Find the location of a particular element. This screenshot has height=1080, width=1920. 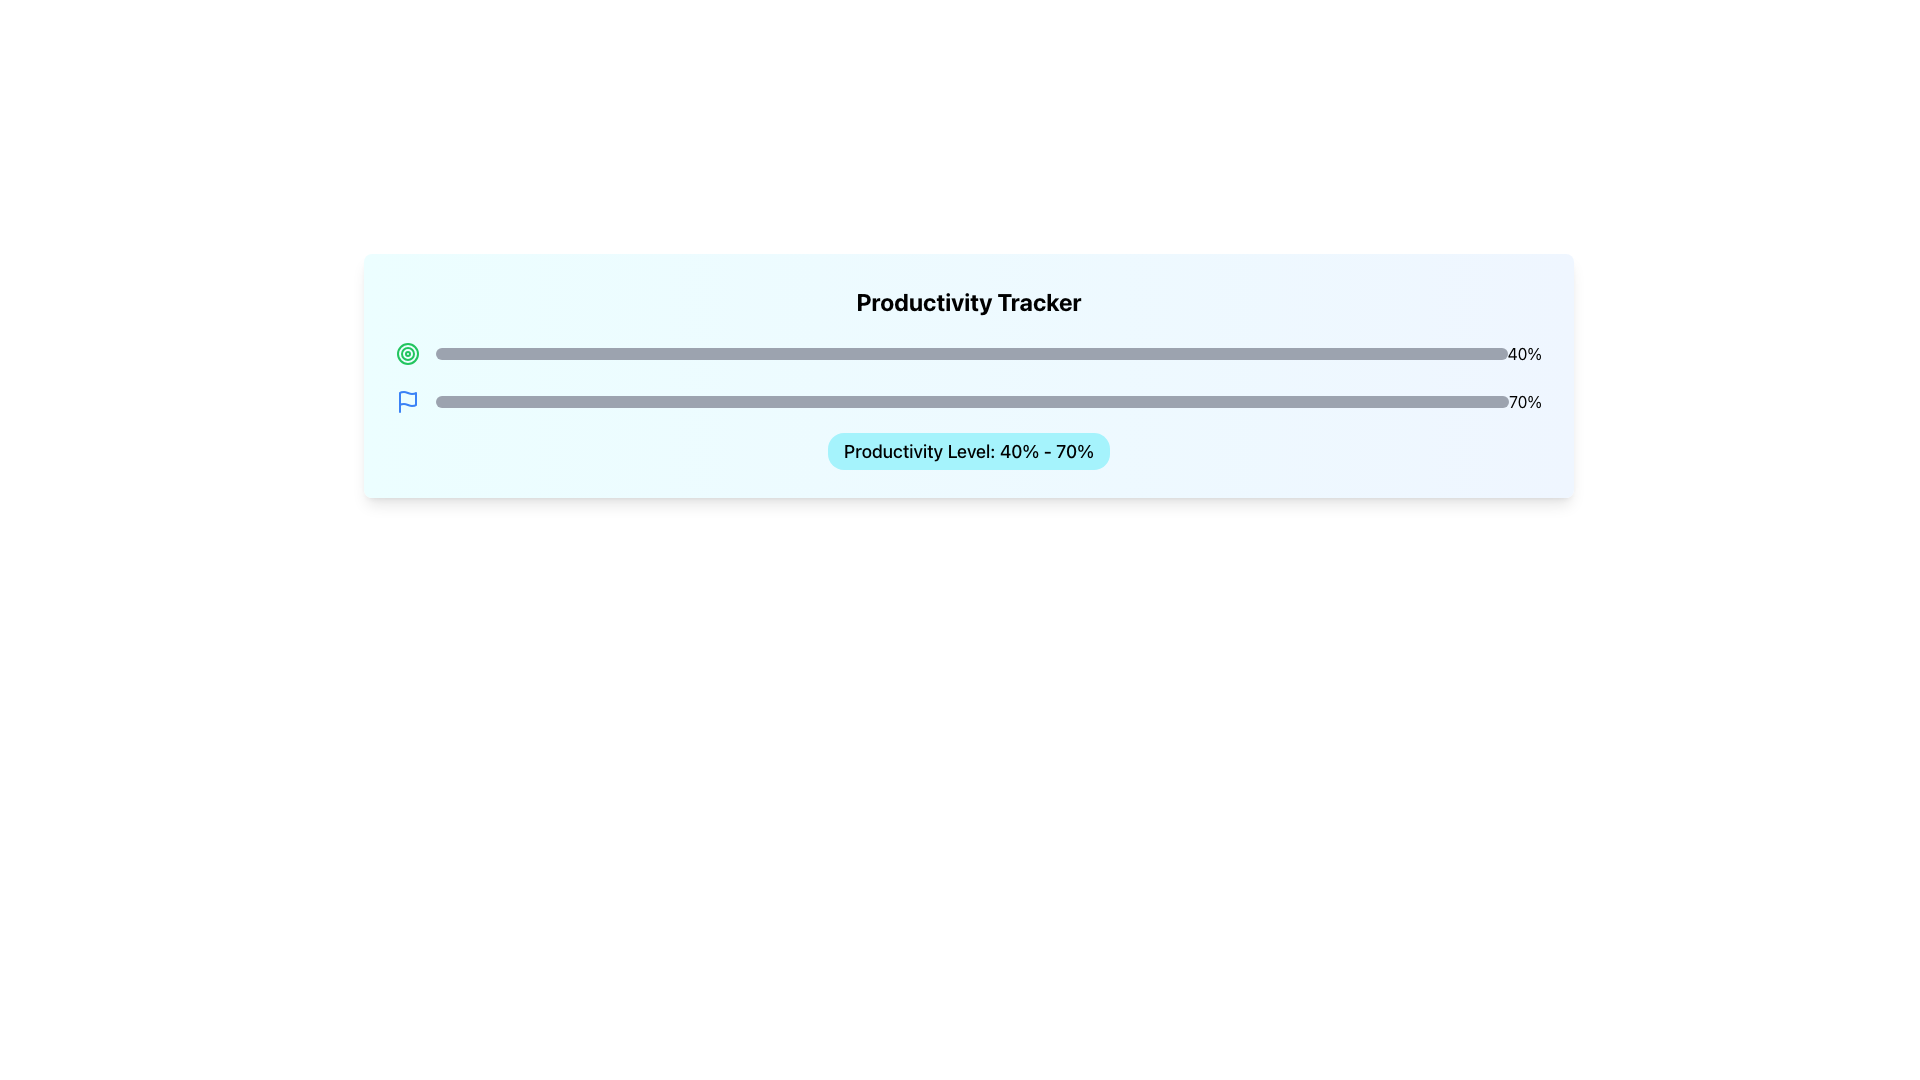

the centrally located Progress Bar that visually represents the current productivity percentage with a label indicating '40%' on its right side is located at coordinates (971, 353).